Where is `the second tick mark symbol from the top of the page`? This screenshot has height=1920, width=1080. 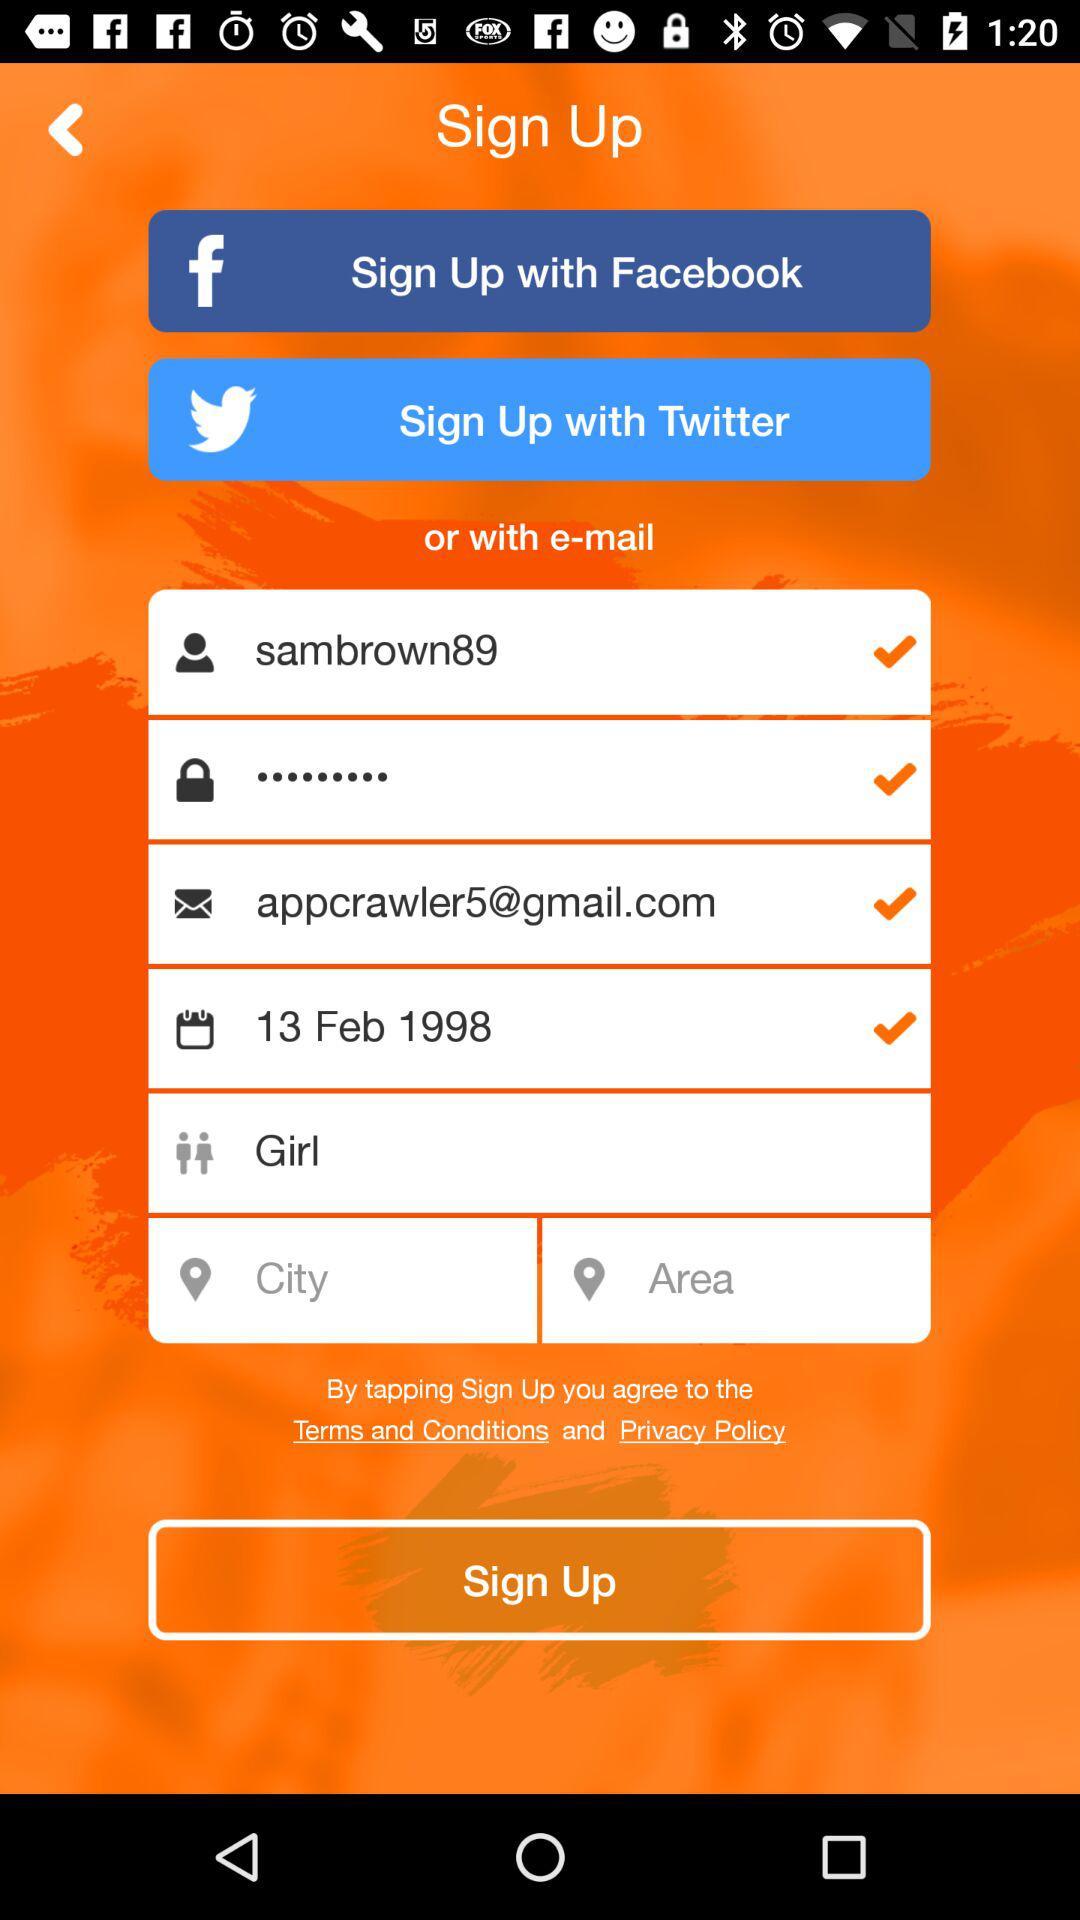
the second tick mark symbol from the top of the page is located at coordinates (894, 778).